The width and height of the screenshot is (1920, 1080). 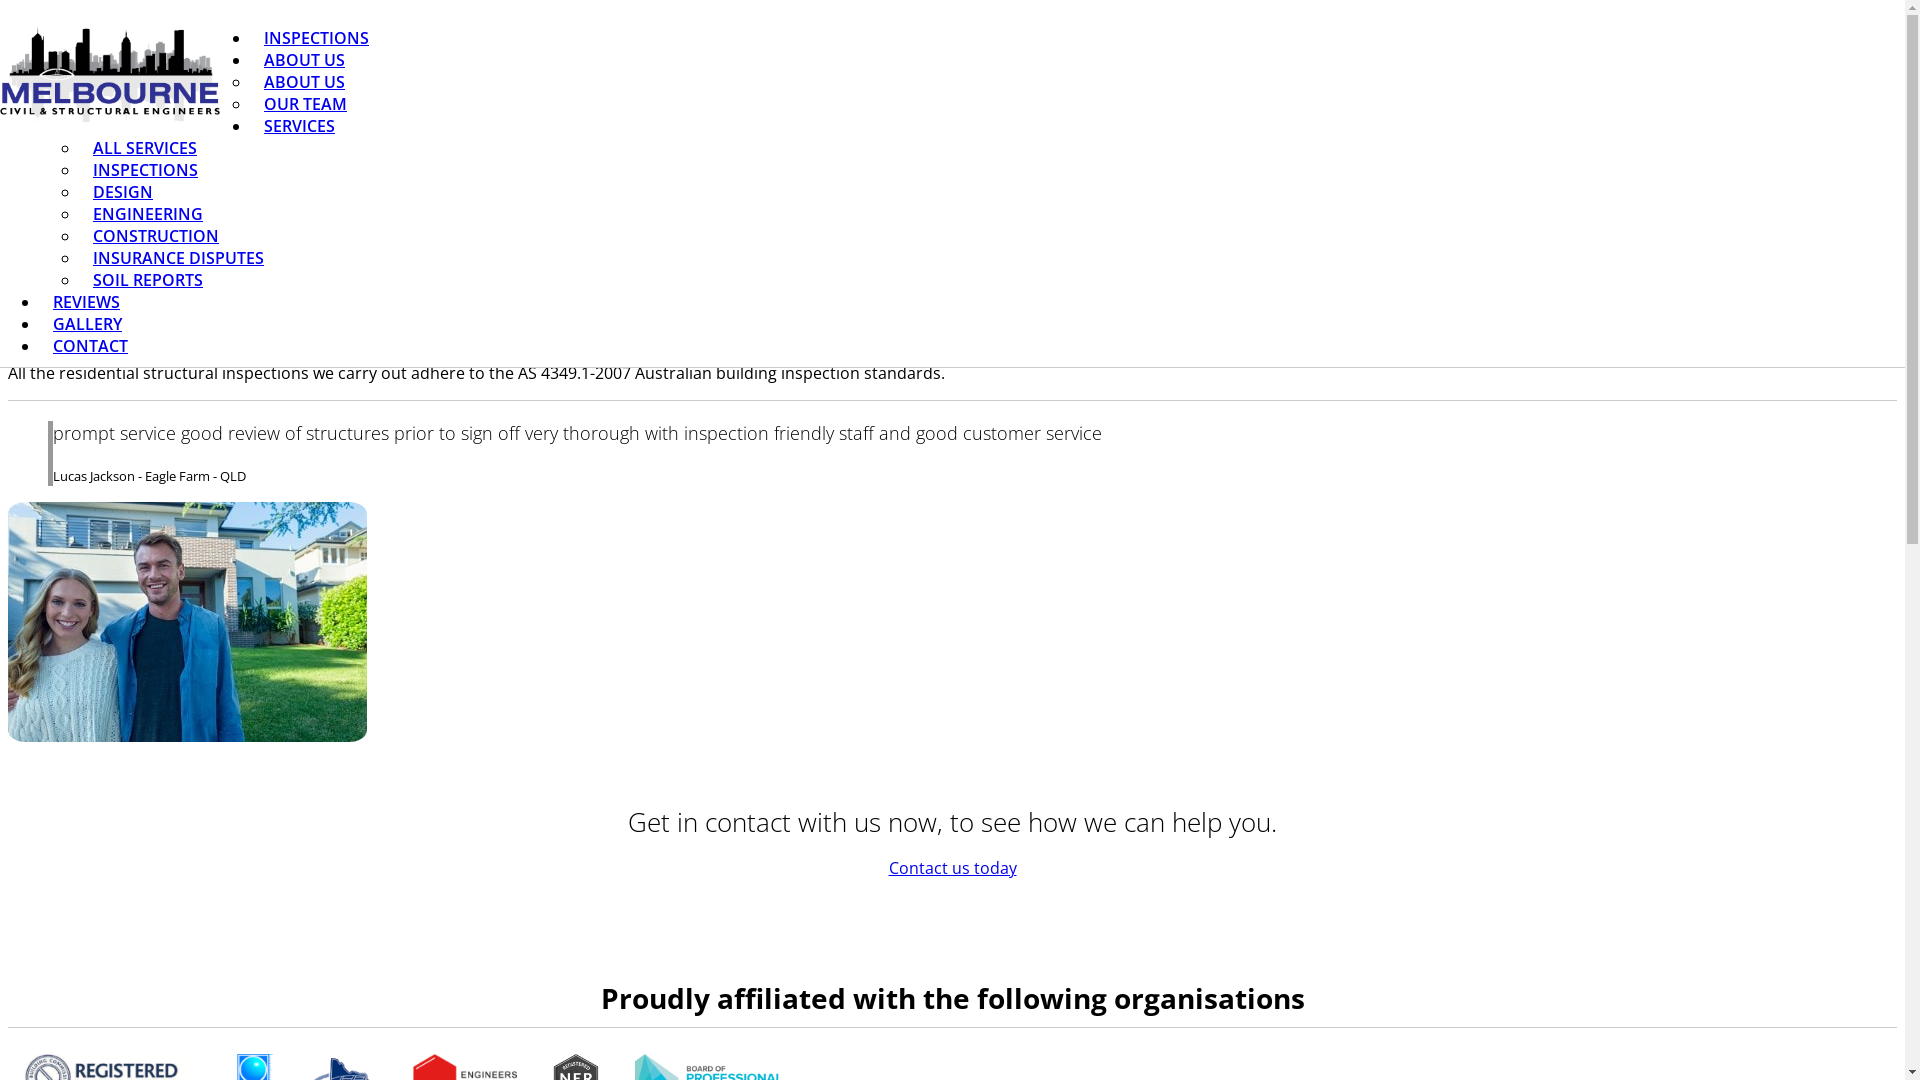 What do you see at coordinates (144, 168) in the screenshot?
I see `'INSPECTIONS'` at bounding box center [144, 168].